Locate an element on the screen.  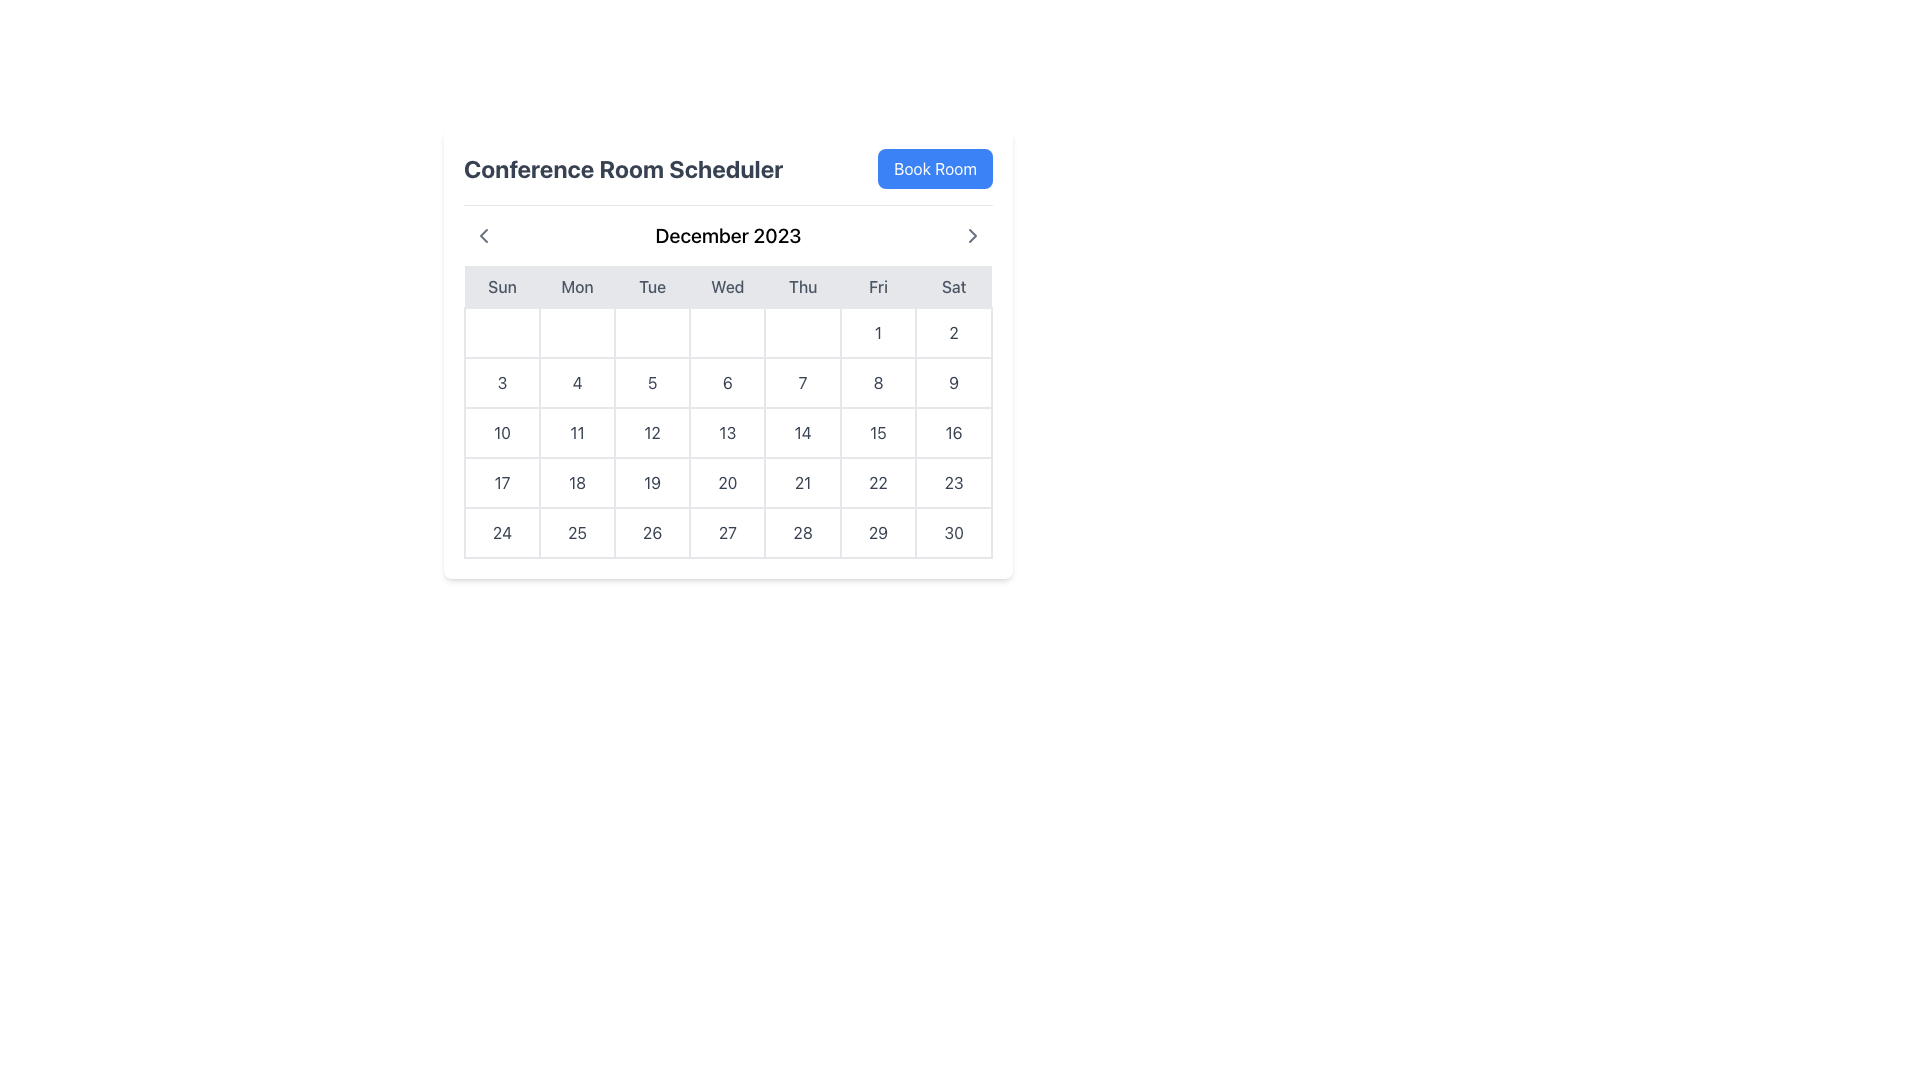
the calendar date cell displaying the number '6' is located at coordinates (727, 382).